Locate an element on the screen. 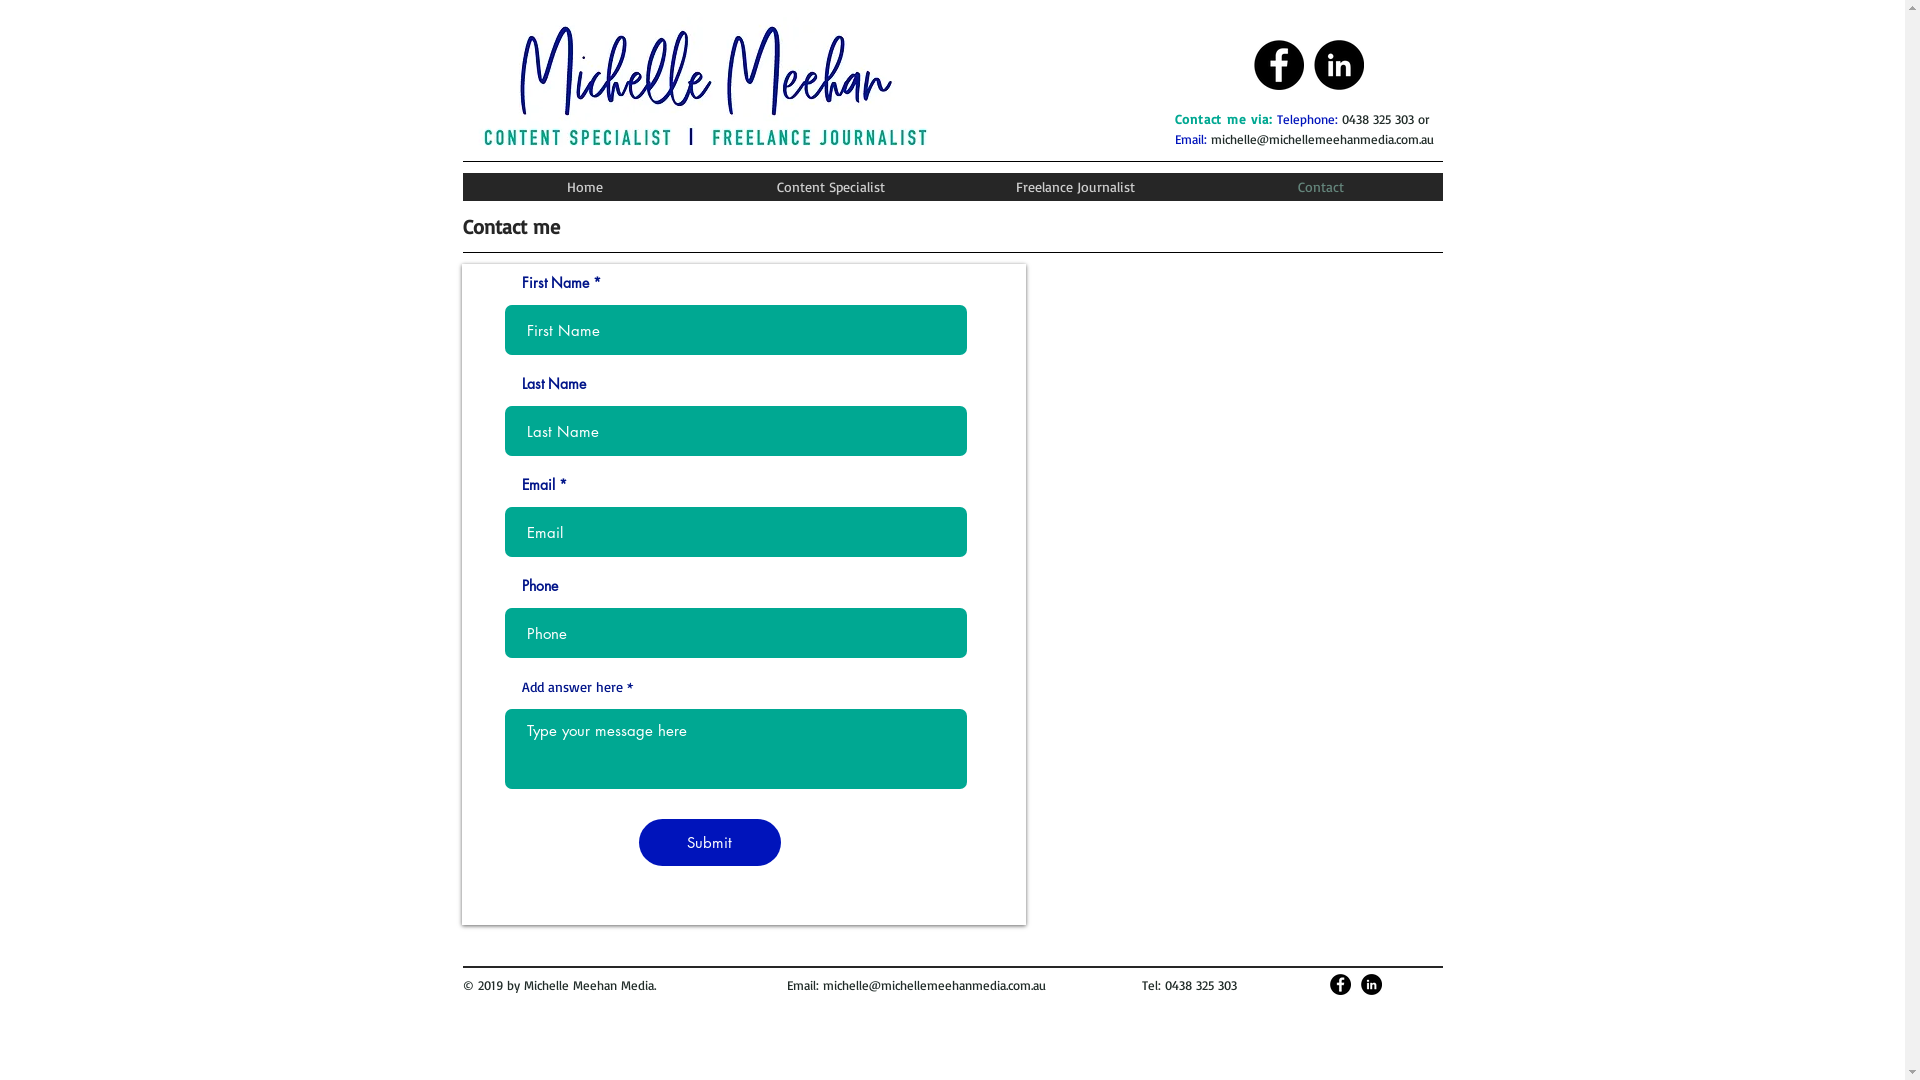 This screenshot has width=1920, height=1080. 'Contact' is located at coordinates (1320, 186).